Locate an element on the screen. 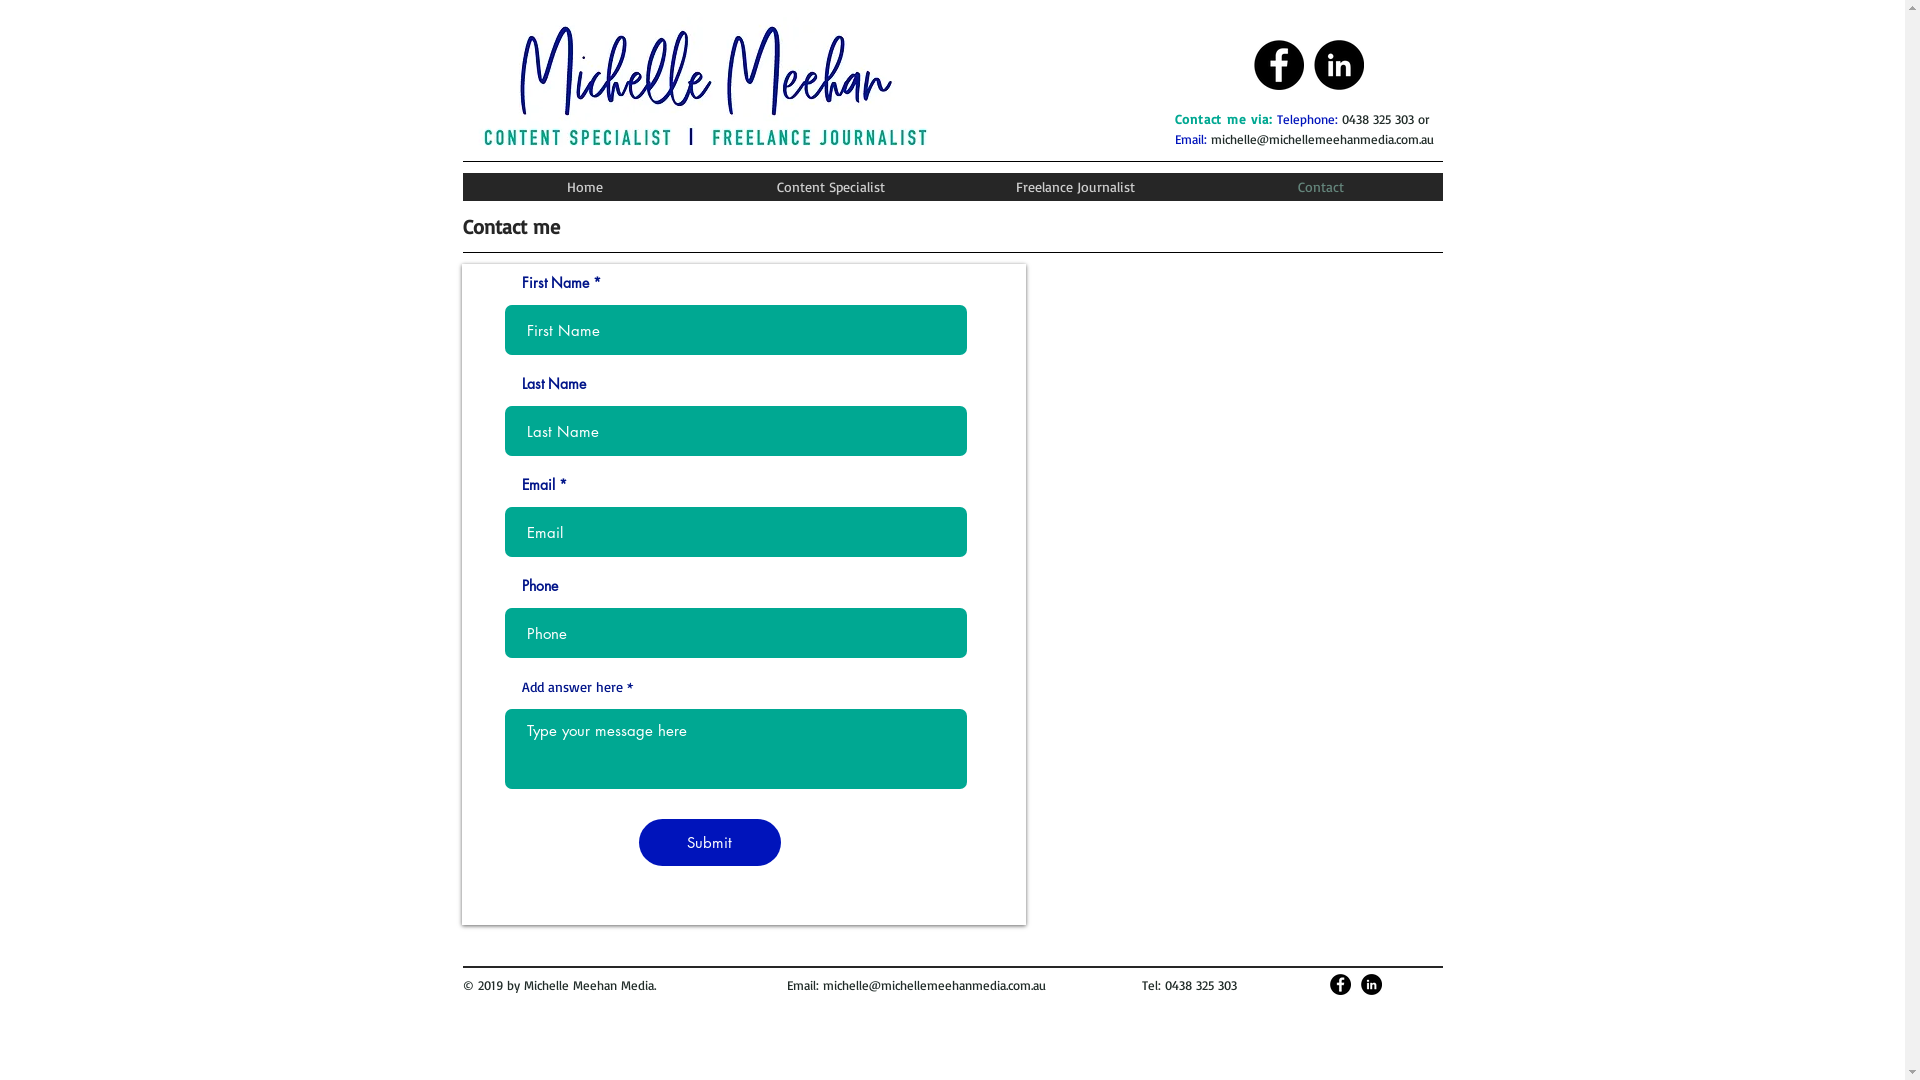 This screenshot has width=1920, height=1080. 'Contact' is located at coordinates (1320, 186).